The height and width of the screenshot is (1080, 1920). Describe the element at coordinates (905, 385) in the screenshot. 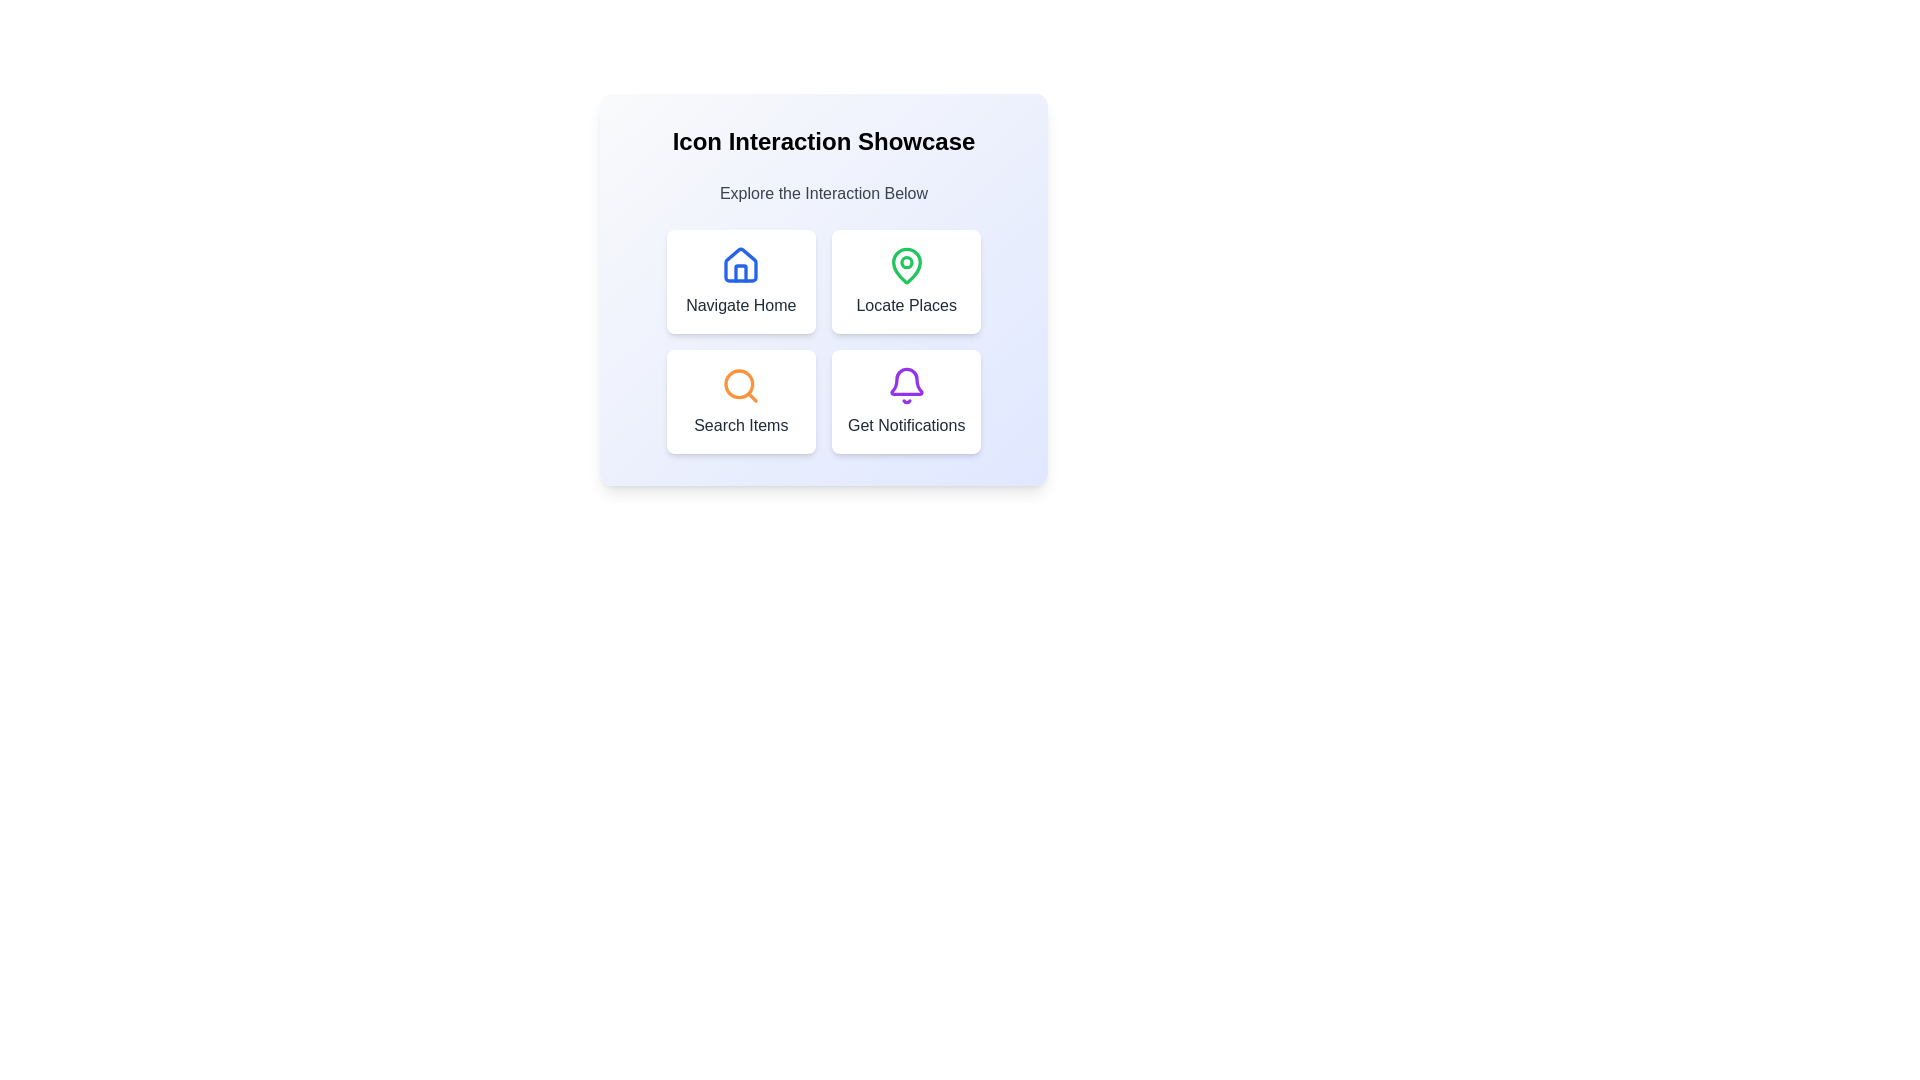

I see `the bell icon located within the 'Get Notifications' button at the bottom-right corner of the button grid` at that location.